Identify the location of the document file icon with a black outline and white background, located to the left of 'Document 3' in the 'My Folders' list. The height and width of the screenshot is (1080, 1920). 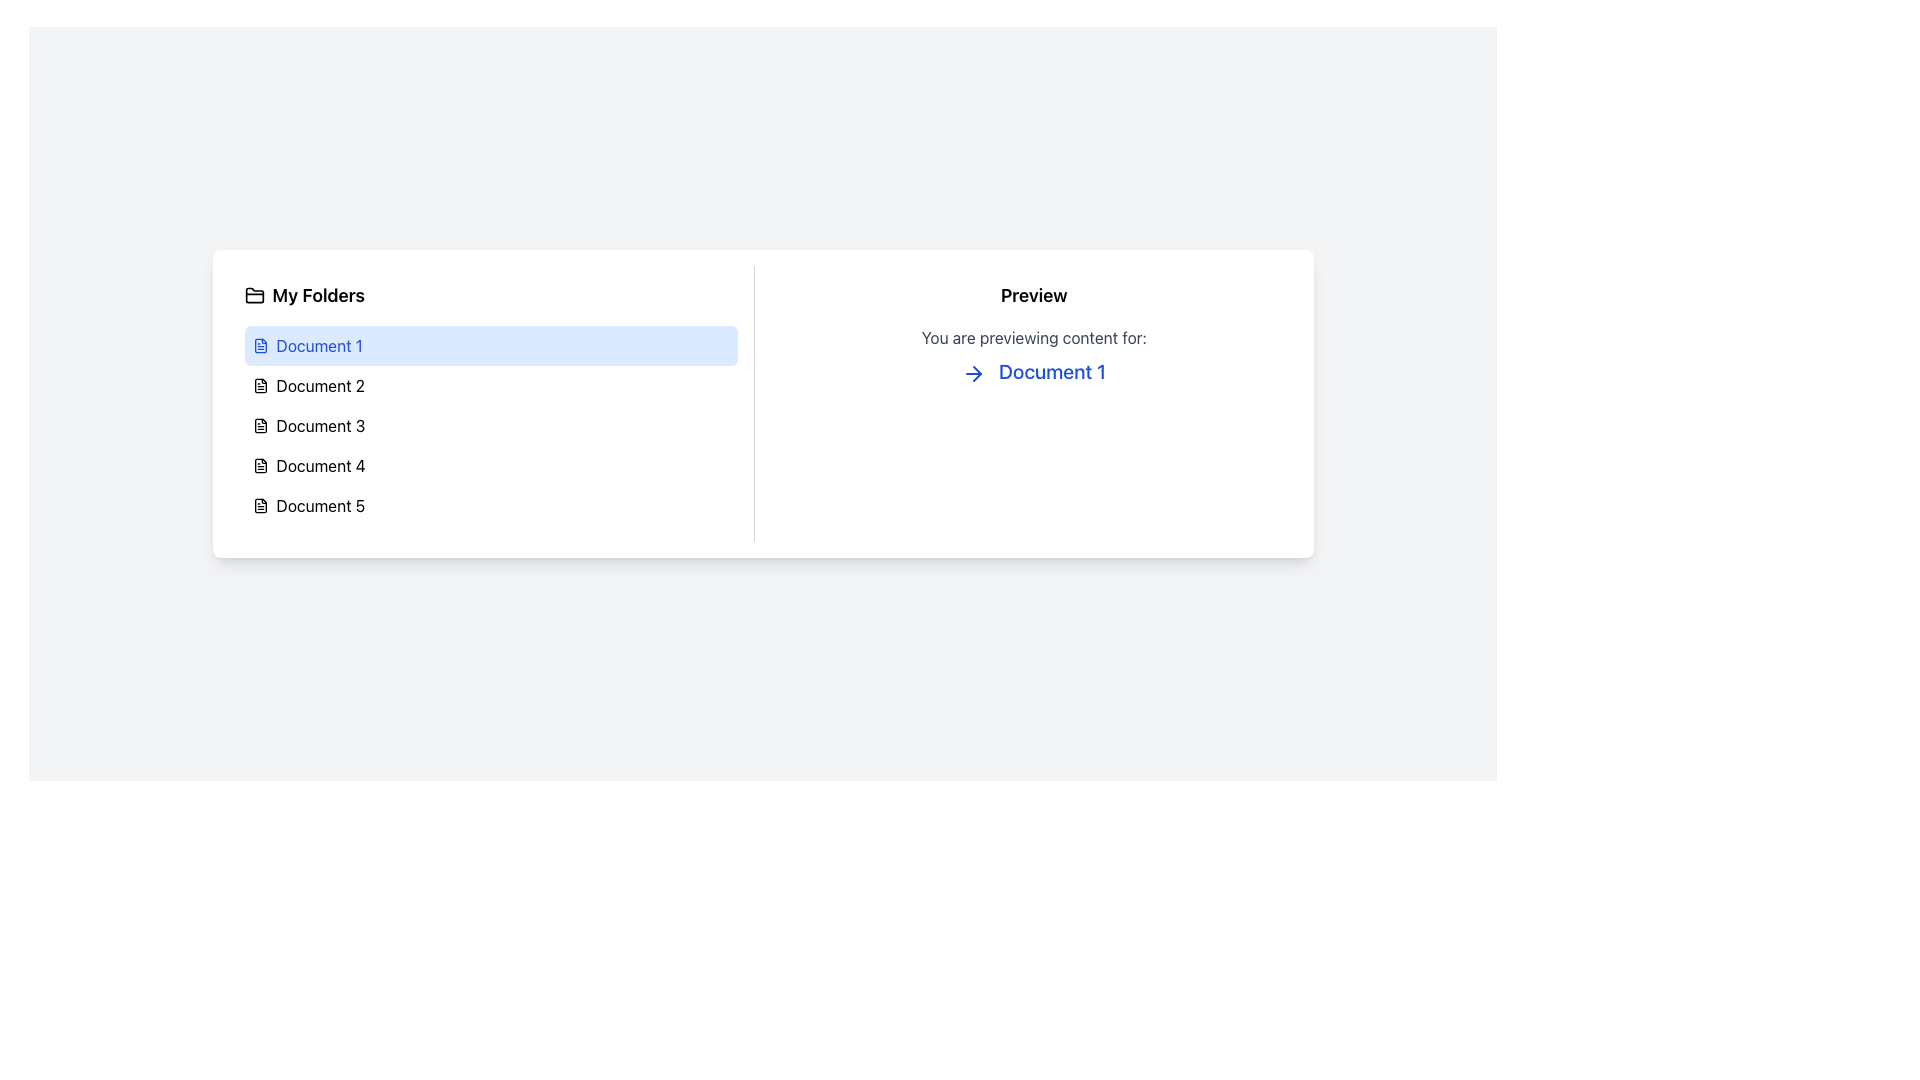
(259, 424).